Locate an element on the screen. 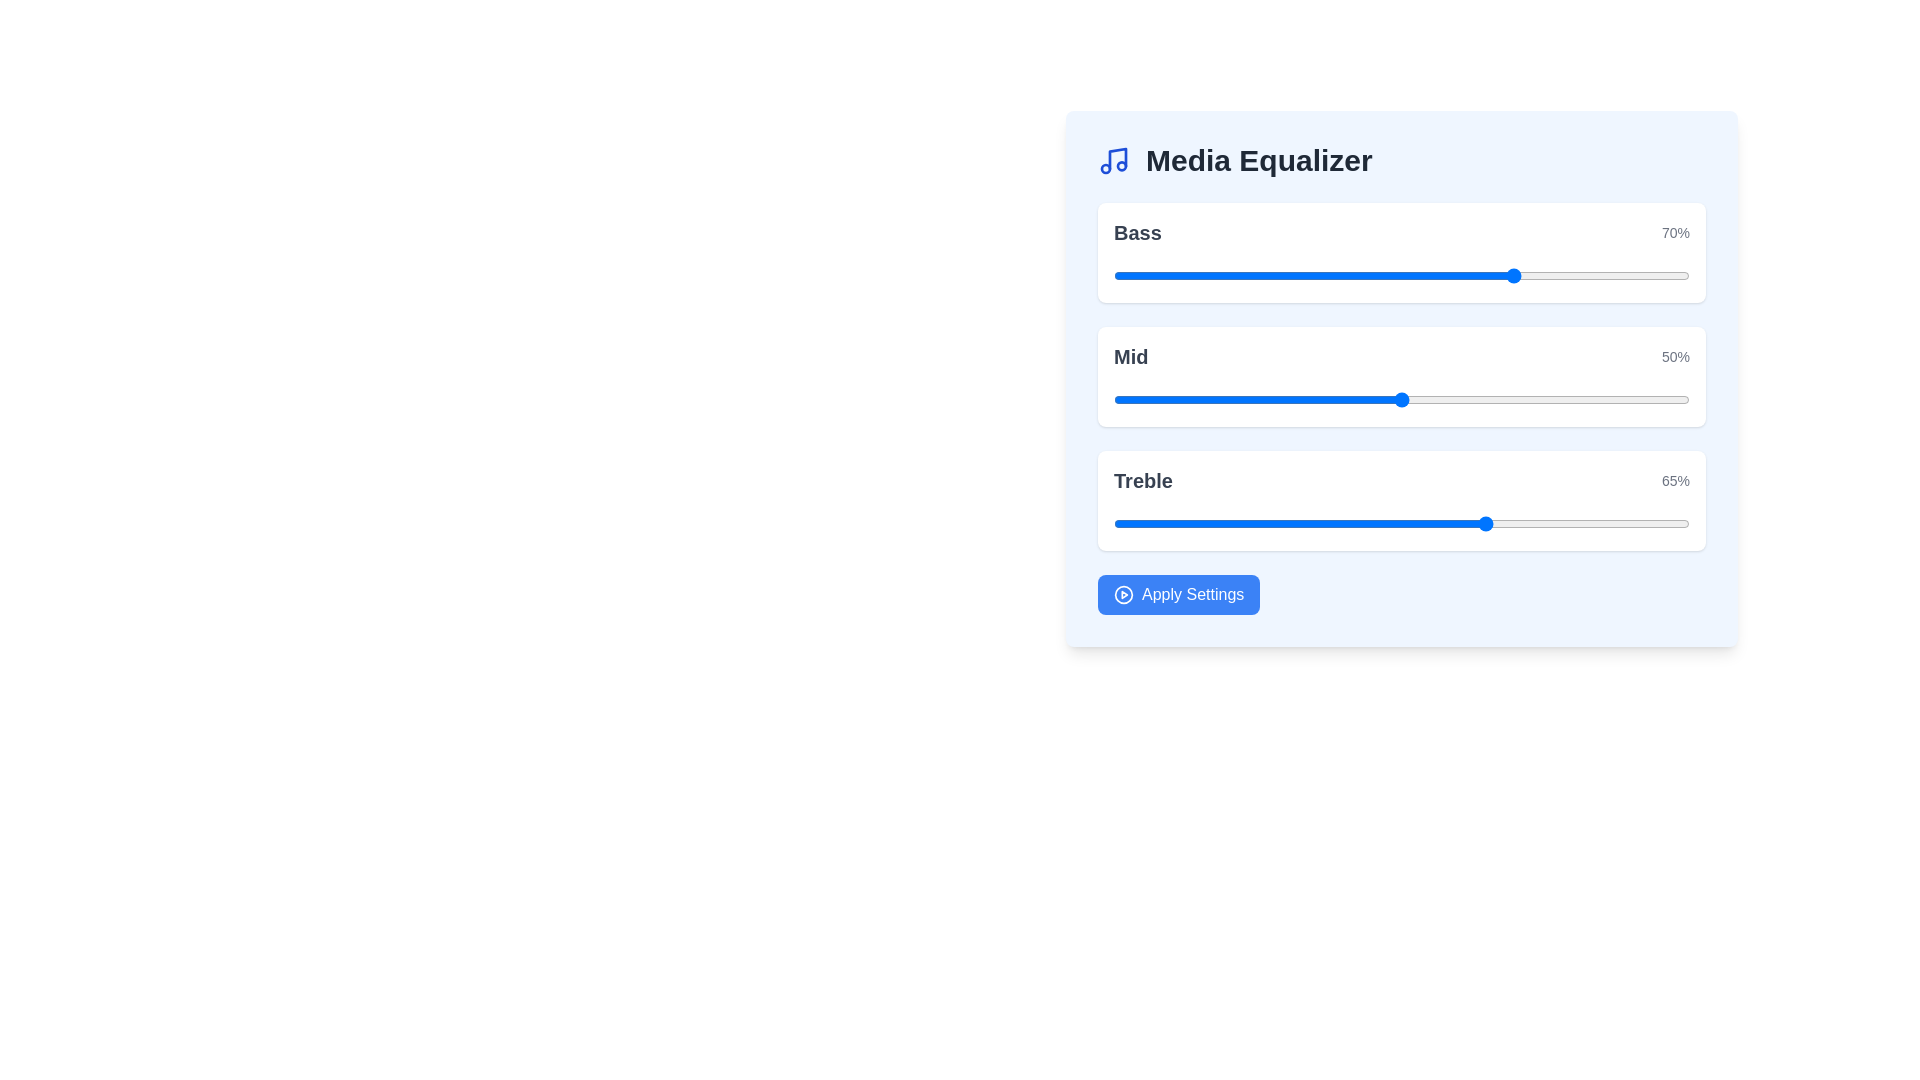 Image resolution: width=1920 pixels, height=1080 pixels. the slider is located at coordinates (1131, 400).